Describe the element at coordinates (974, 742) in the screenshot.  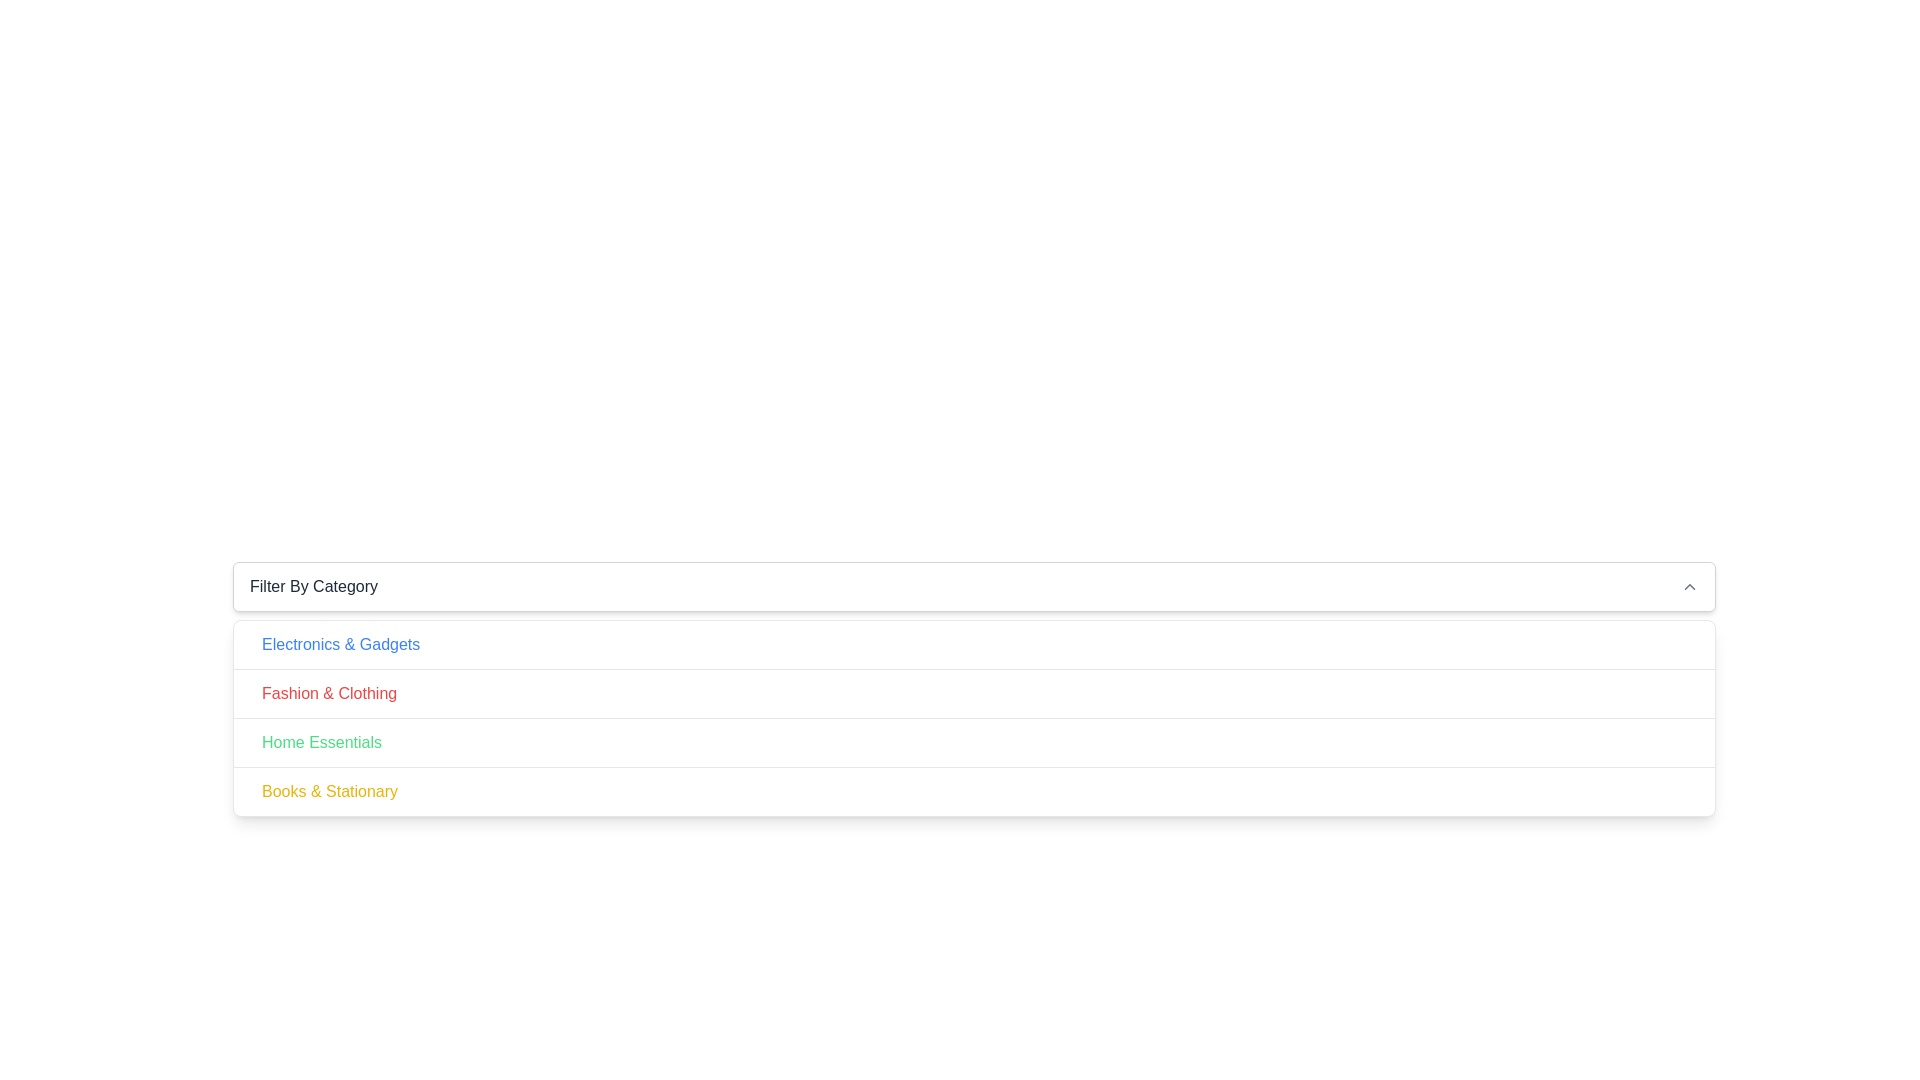
I see `the 'Home Essentials' item in the category filter list, which is the third option below 'Fashion & Clothing' and above 'Books & Stationary'` at that location.